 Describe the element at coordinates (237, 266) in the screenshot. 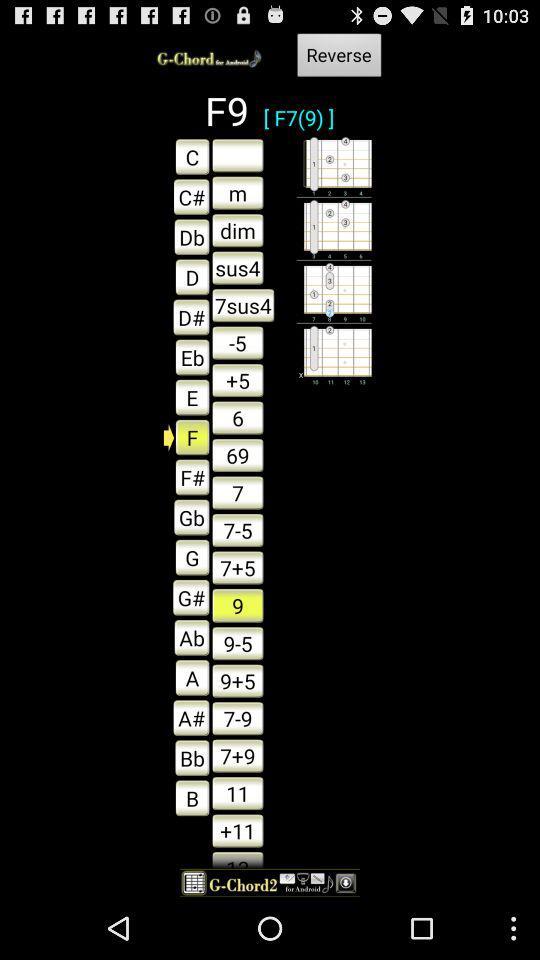

I see `the icon to the right of db icon` at that location.